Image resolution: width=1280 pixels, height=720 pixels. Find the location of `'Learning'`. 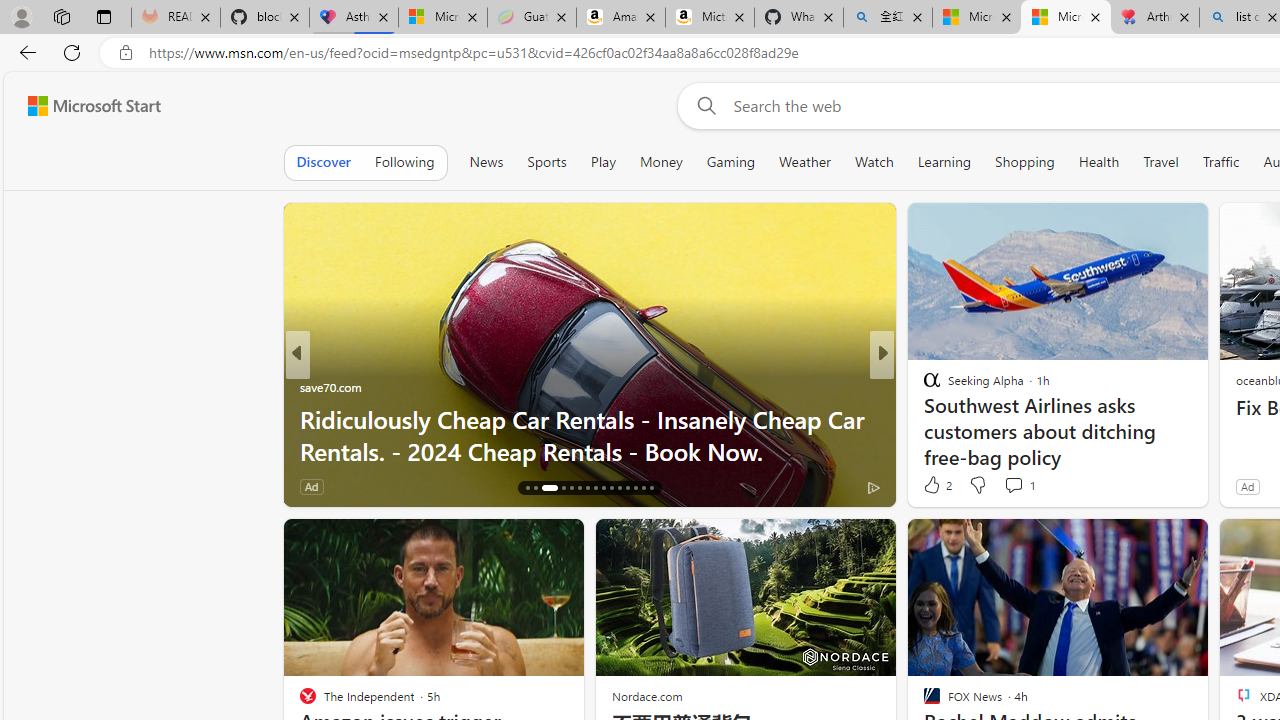

'Learning' is located at coordinates (943, 161).